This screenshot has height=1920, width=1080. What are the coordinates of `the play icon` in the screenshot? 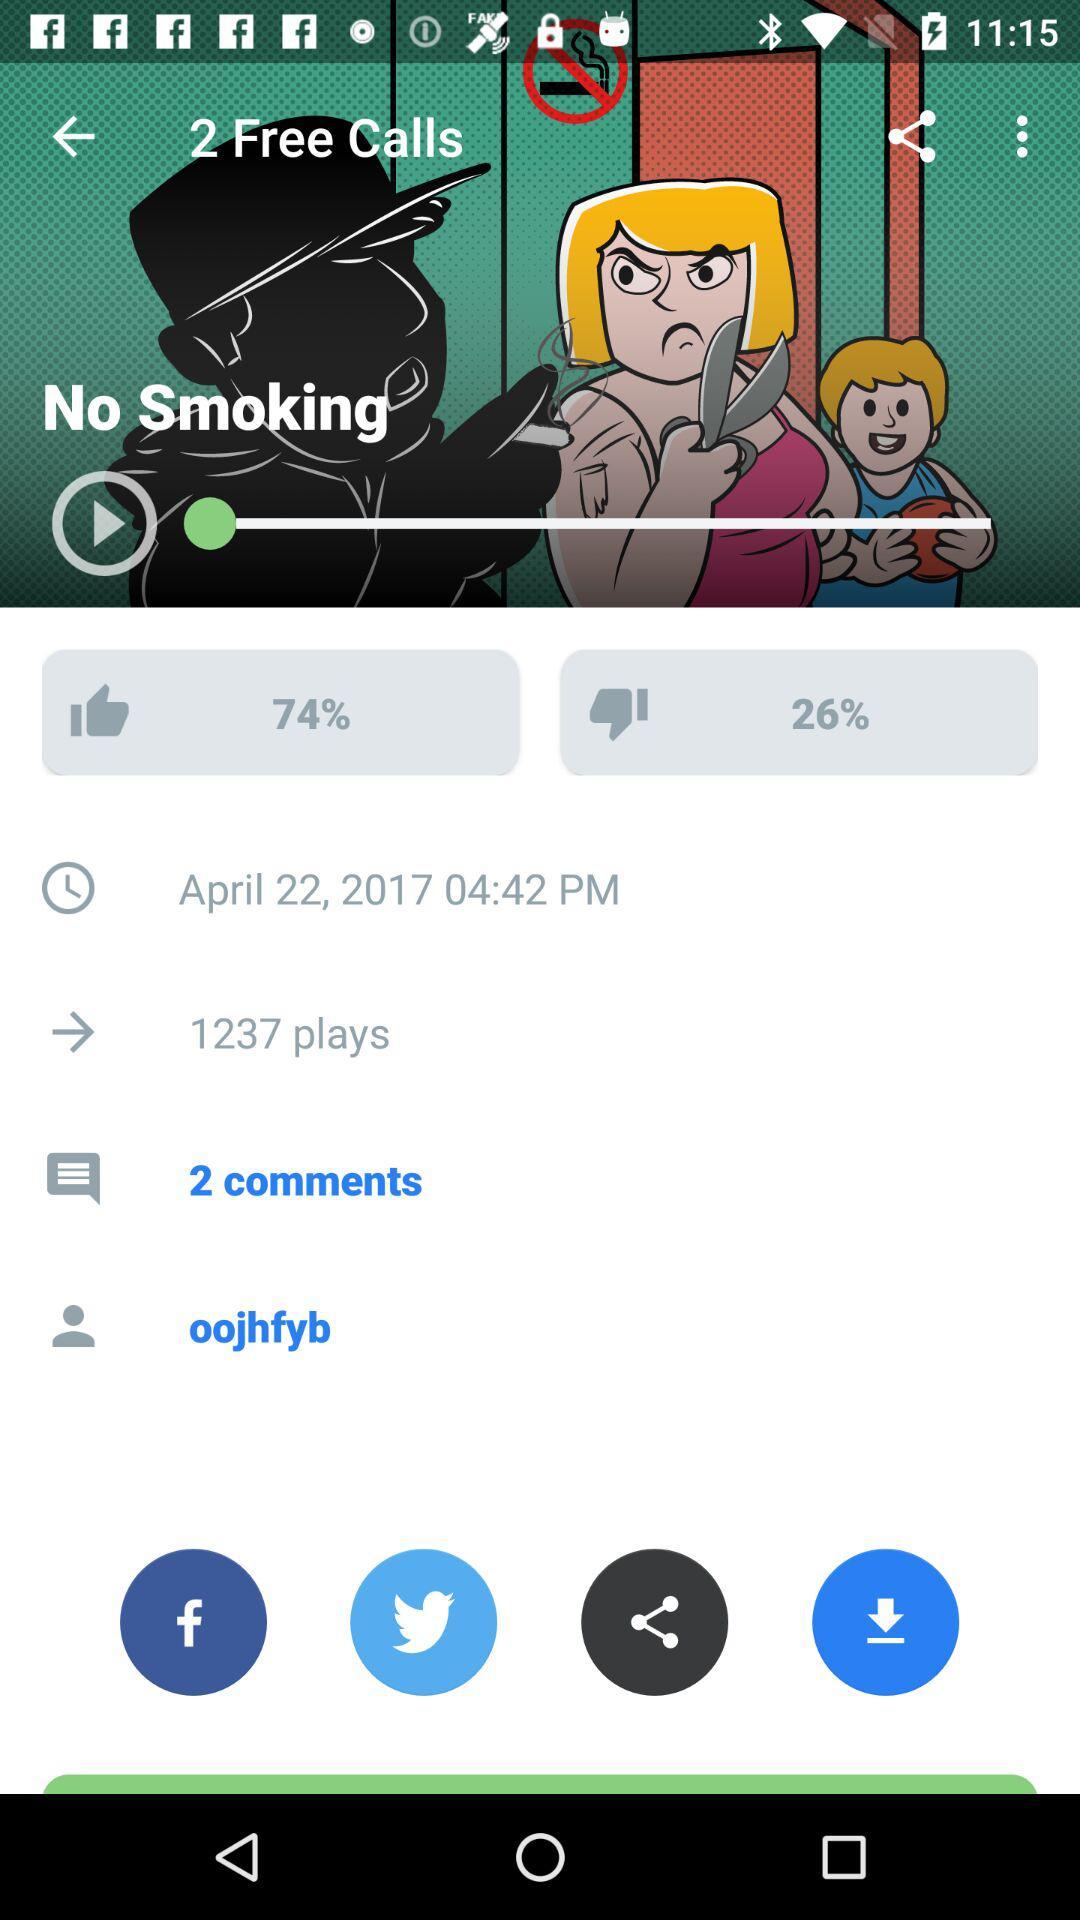 It's located at (83, 533).